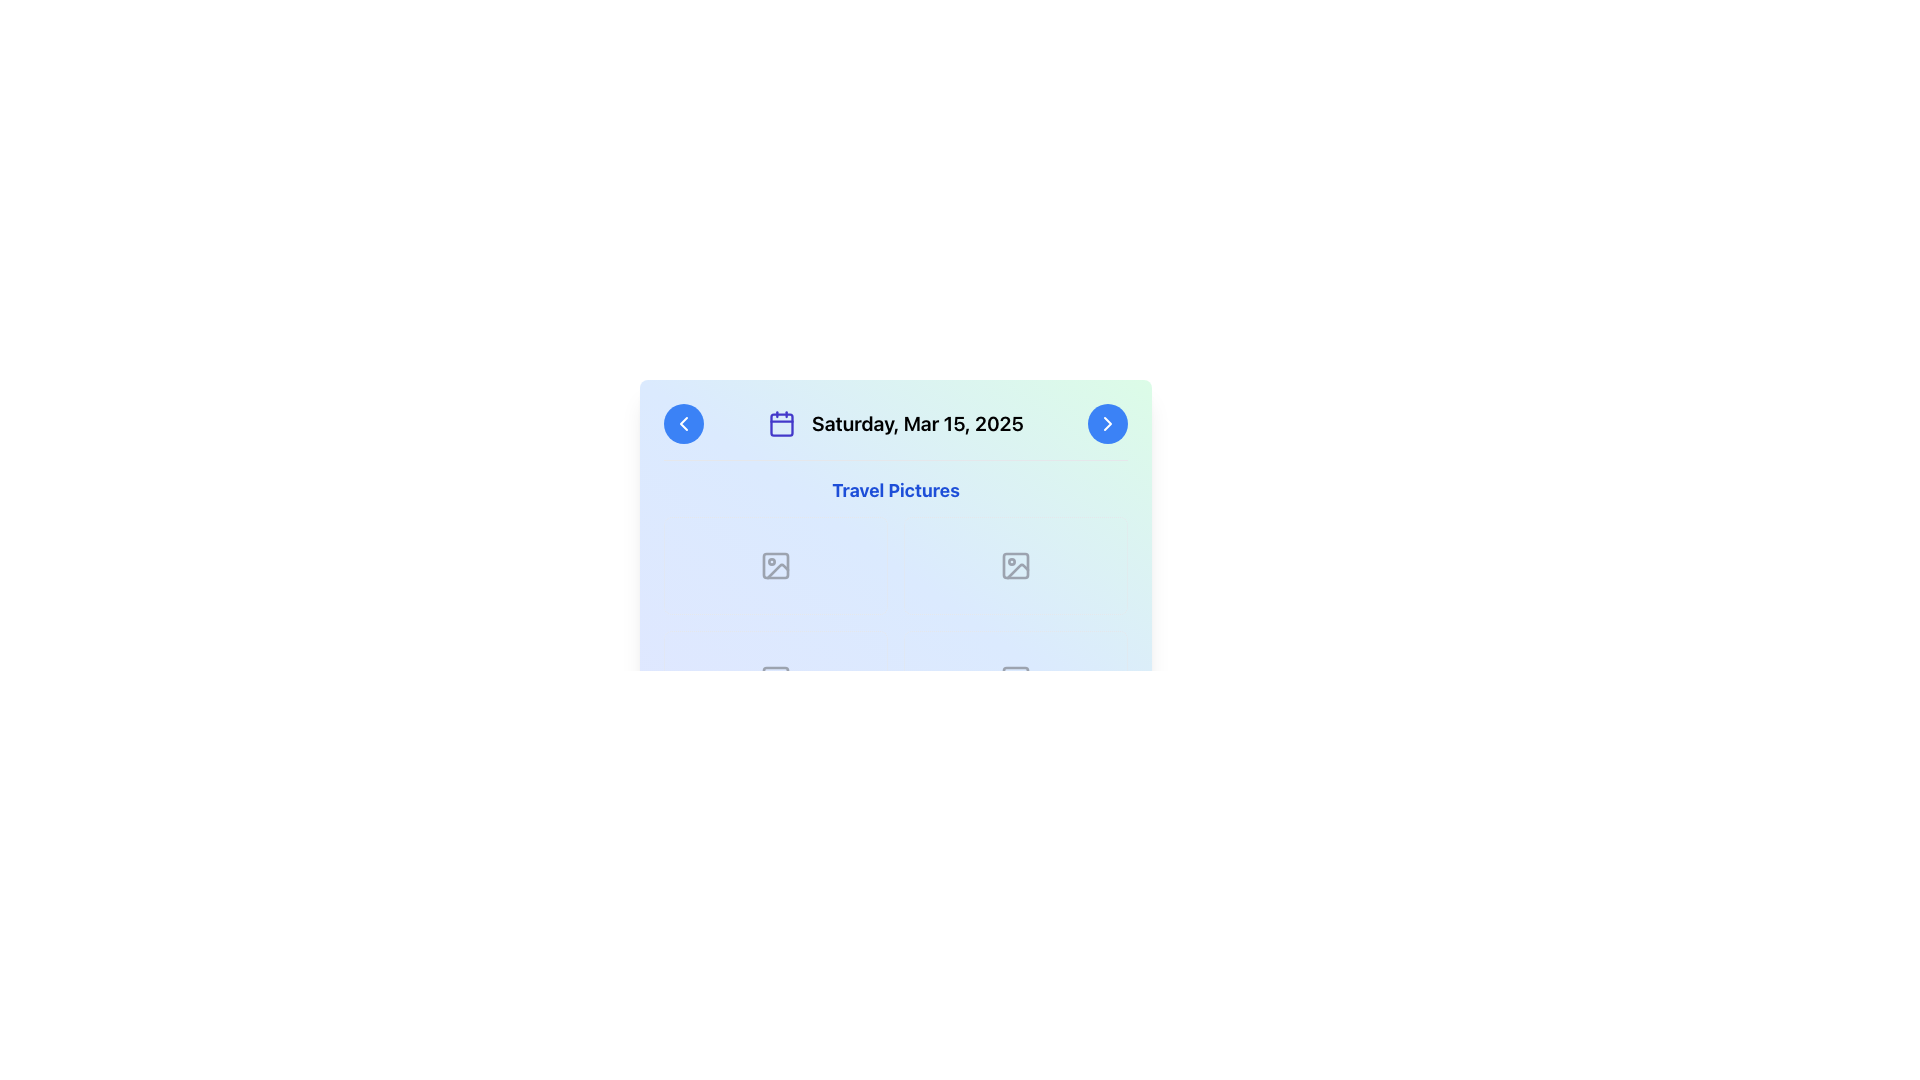  What do you see at coordinates (895, 490) in the screenshot?
I see `the text label displaying 'Travel Pictures' in bold blue font, located below the date and navigation arrows` at bounding box center [895, 490].